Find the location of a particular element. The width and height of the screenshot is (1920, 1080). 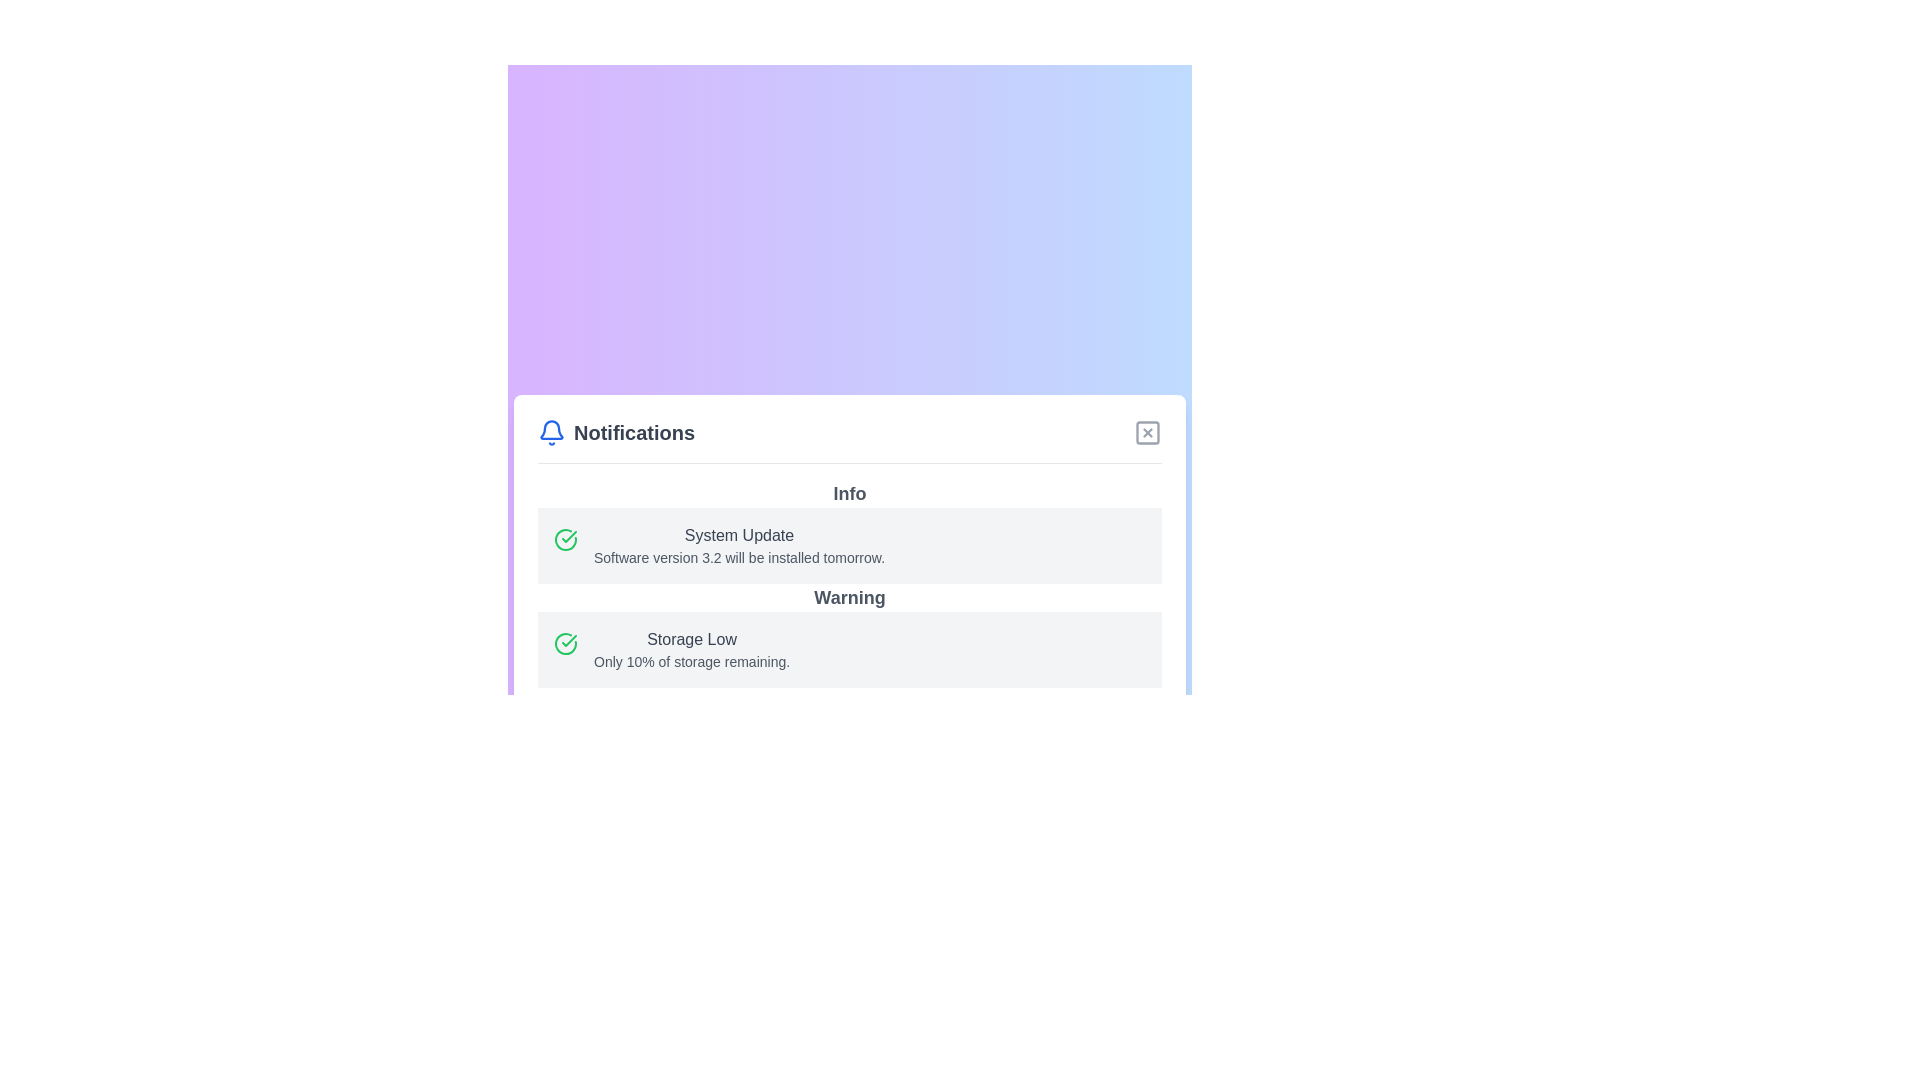

the circular icon with a checkmark inside, styled with a green outline, located to the left of the text section in the 'System Update' notification block is located at coordinates (565, 538).